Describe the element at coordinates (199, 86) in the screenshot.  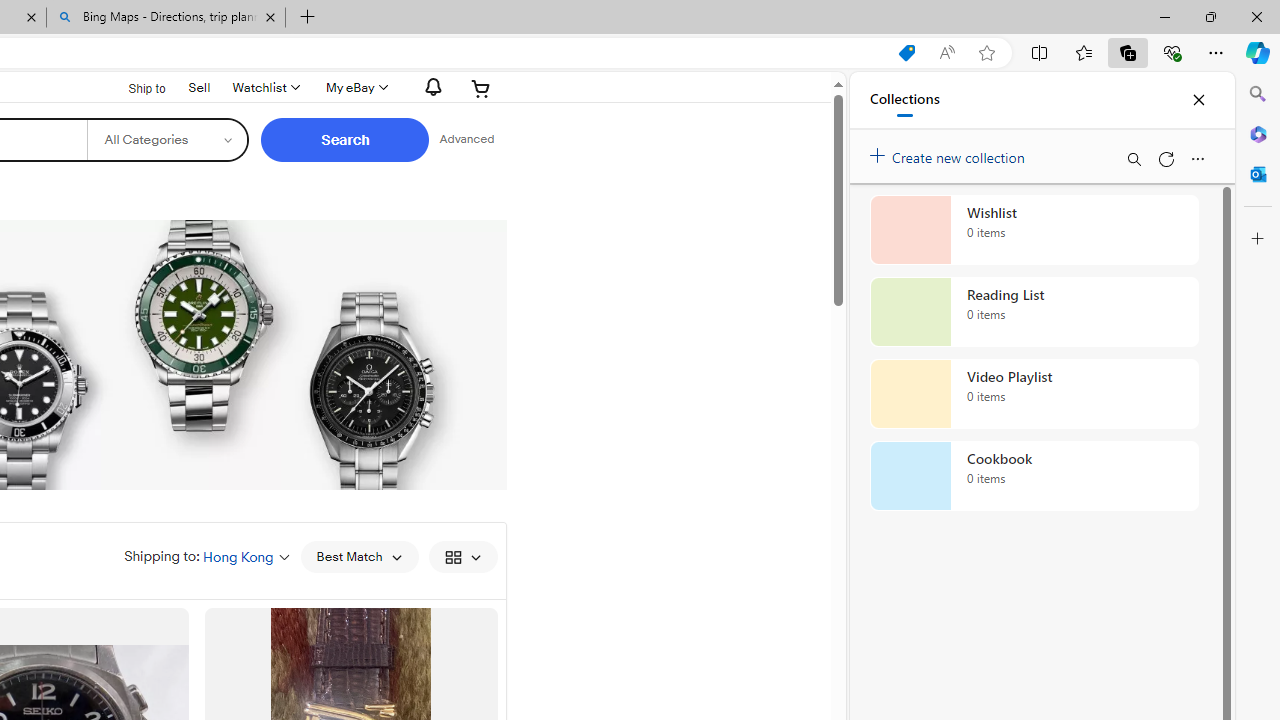
I see `'Sell'` at that location.